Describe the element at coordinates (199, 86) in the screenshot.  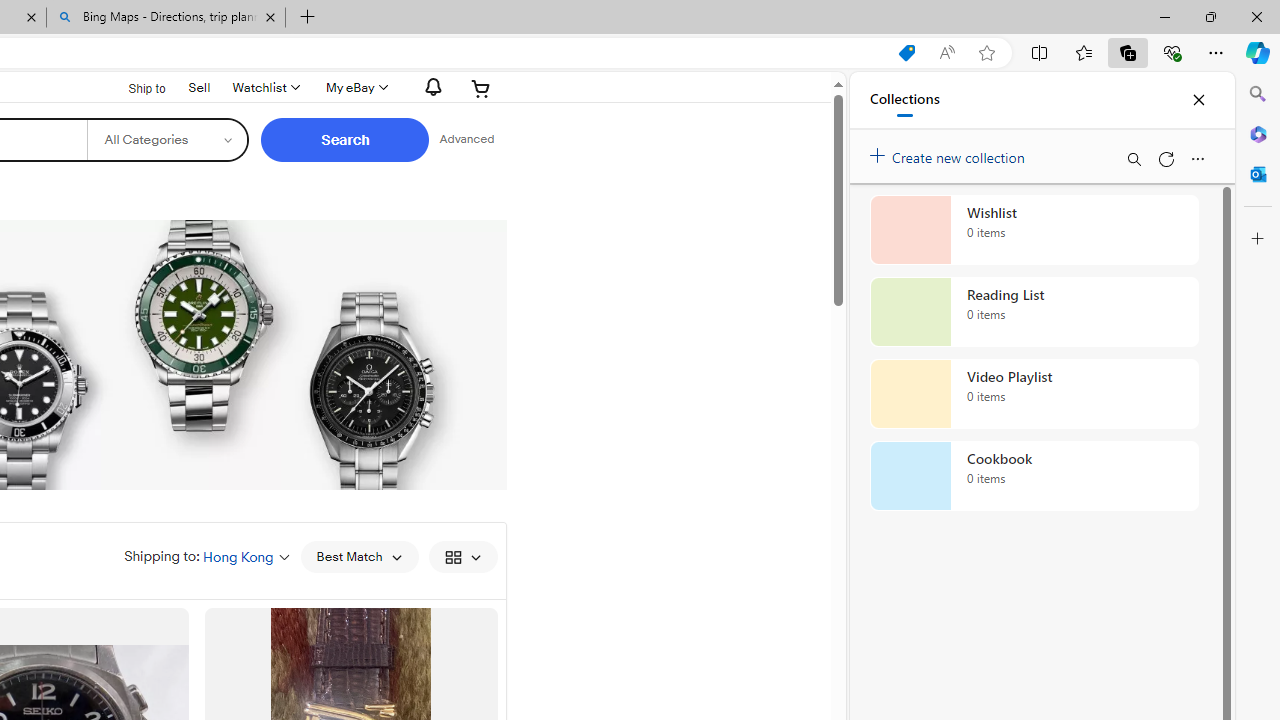
I see `'Sell'` at that location.